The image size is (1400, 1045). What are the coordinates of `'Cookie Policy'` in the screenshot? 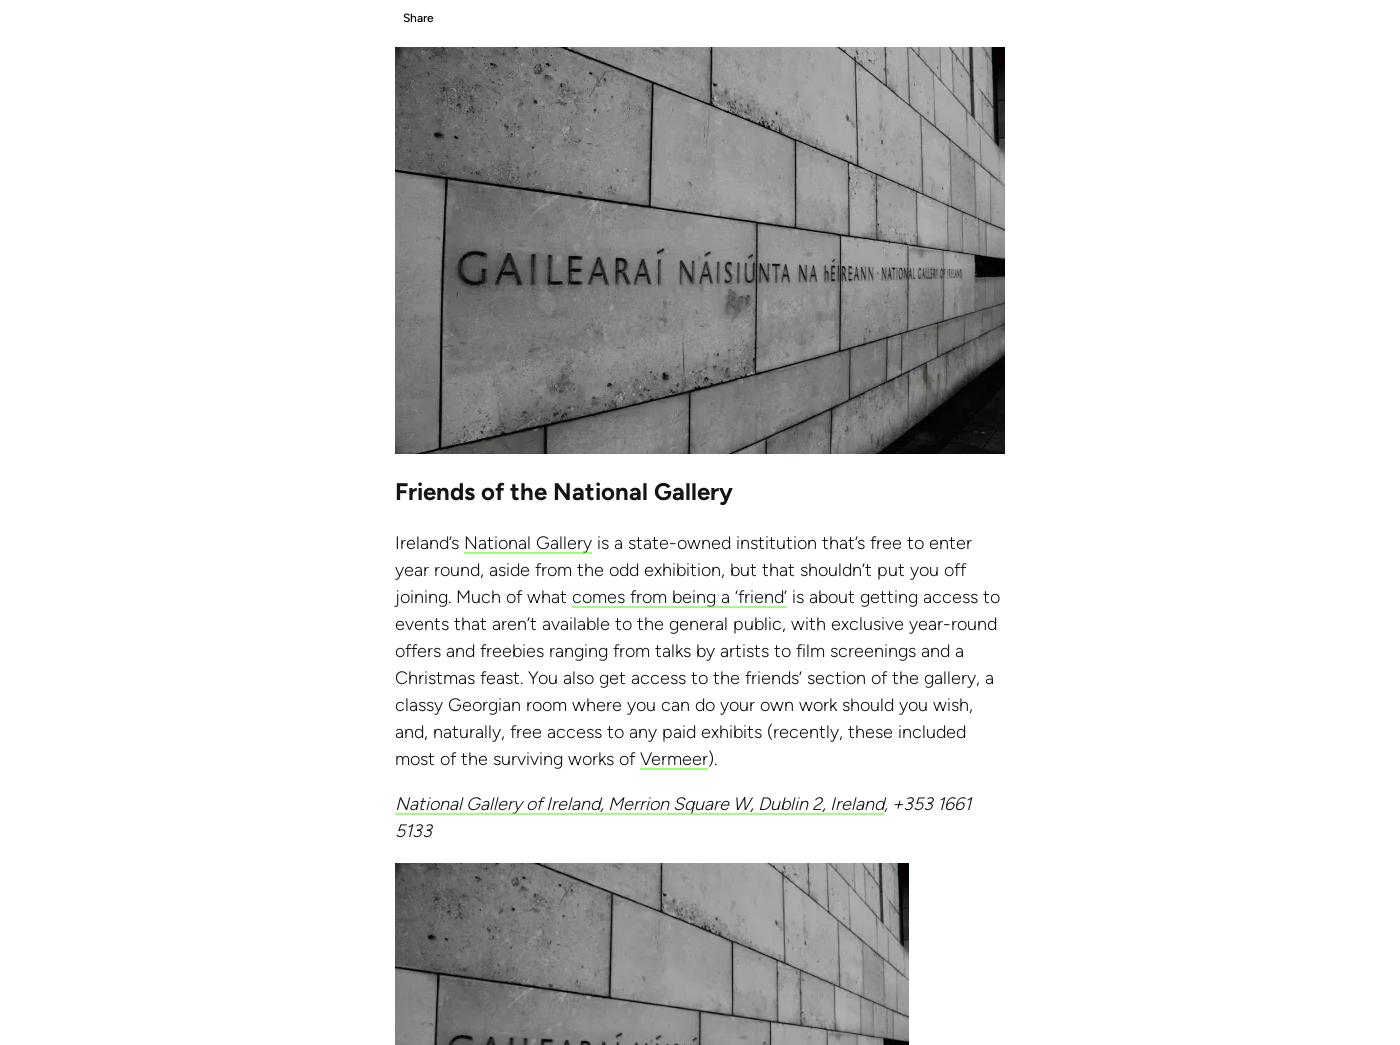 It's located at (1109, 61).